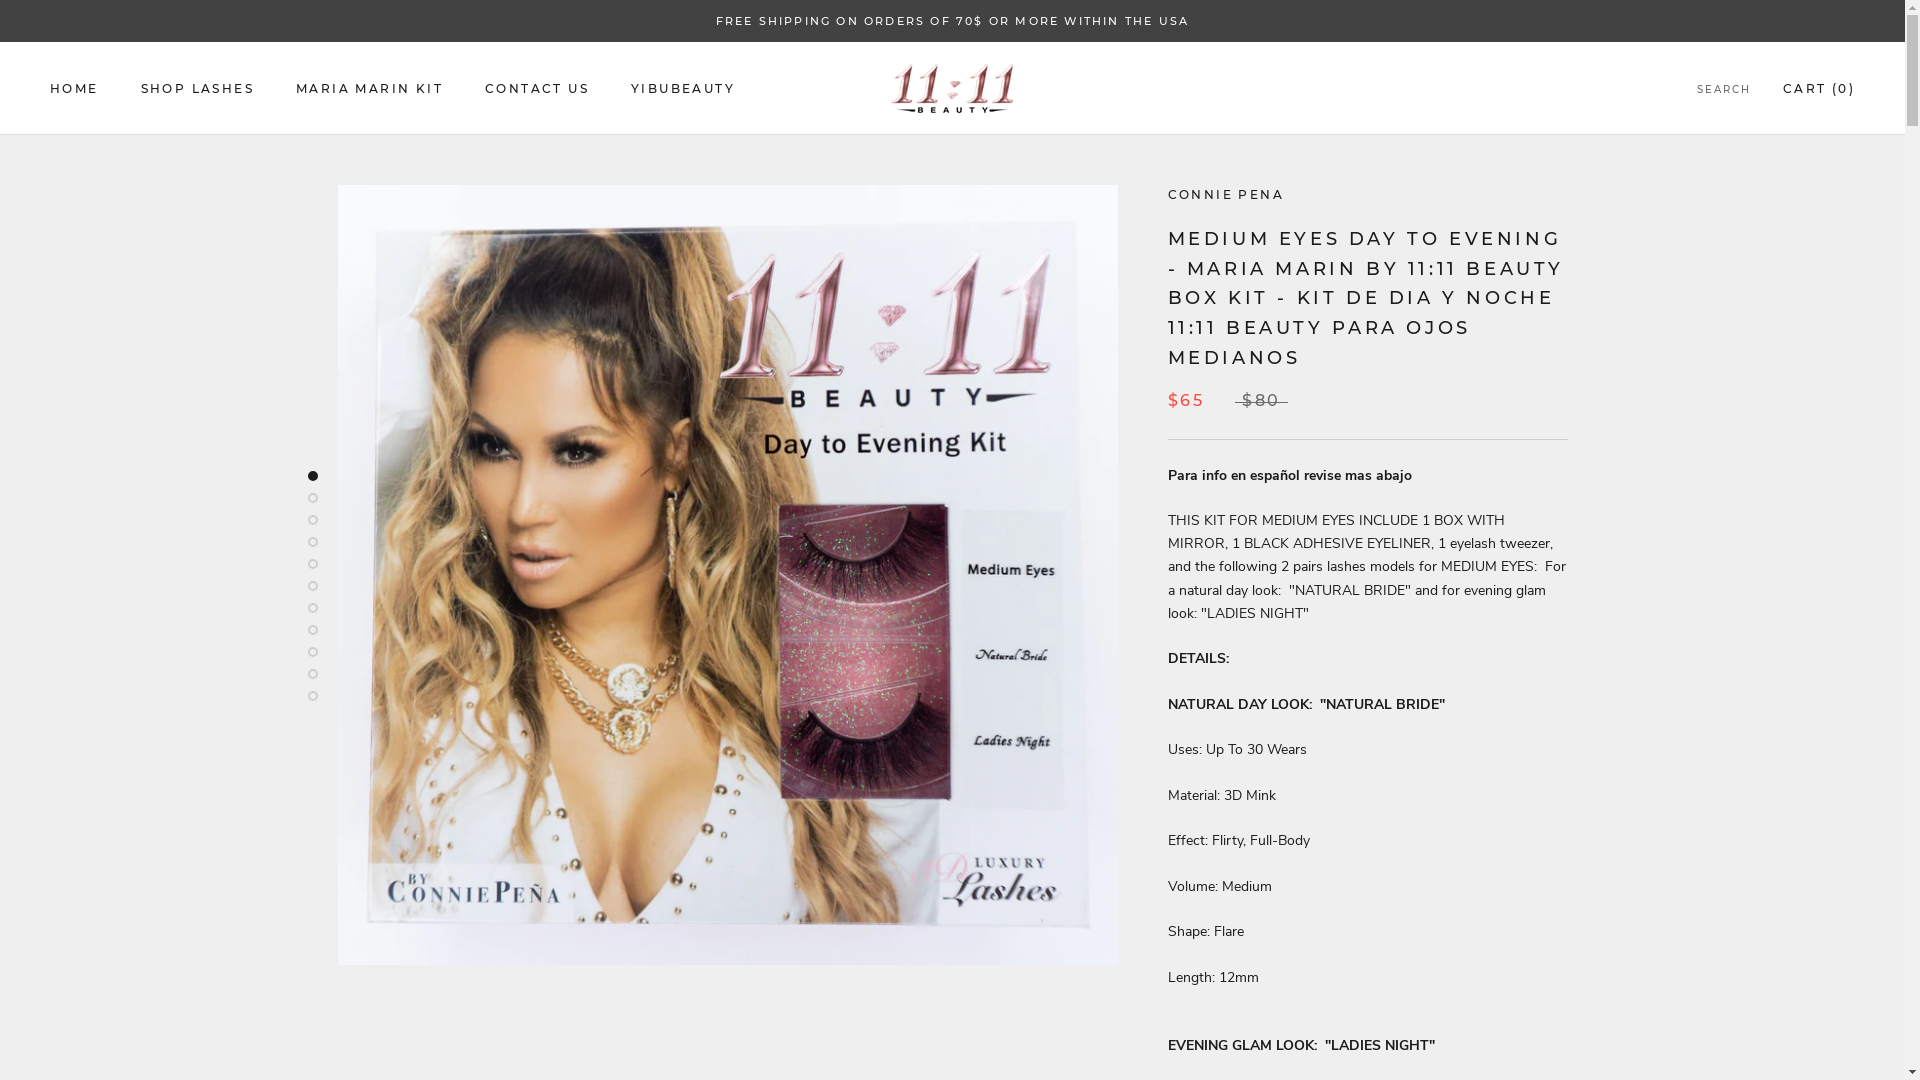  What do you see at coordinates (682, 87) in the screenshot?
I see `'YIBUBEAUTY` at bounding box center [682, 87].